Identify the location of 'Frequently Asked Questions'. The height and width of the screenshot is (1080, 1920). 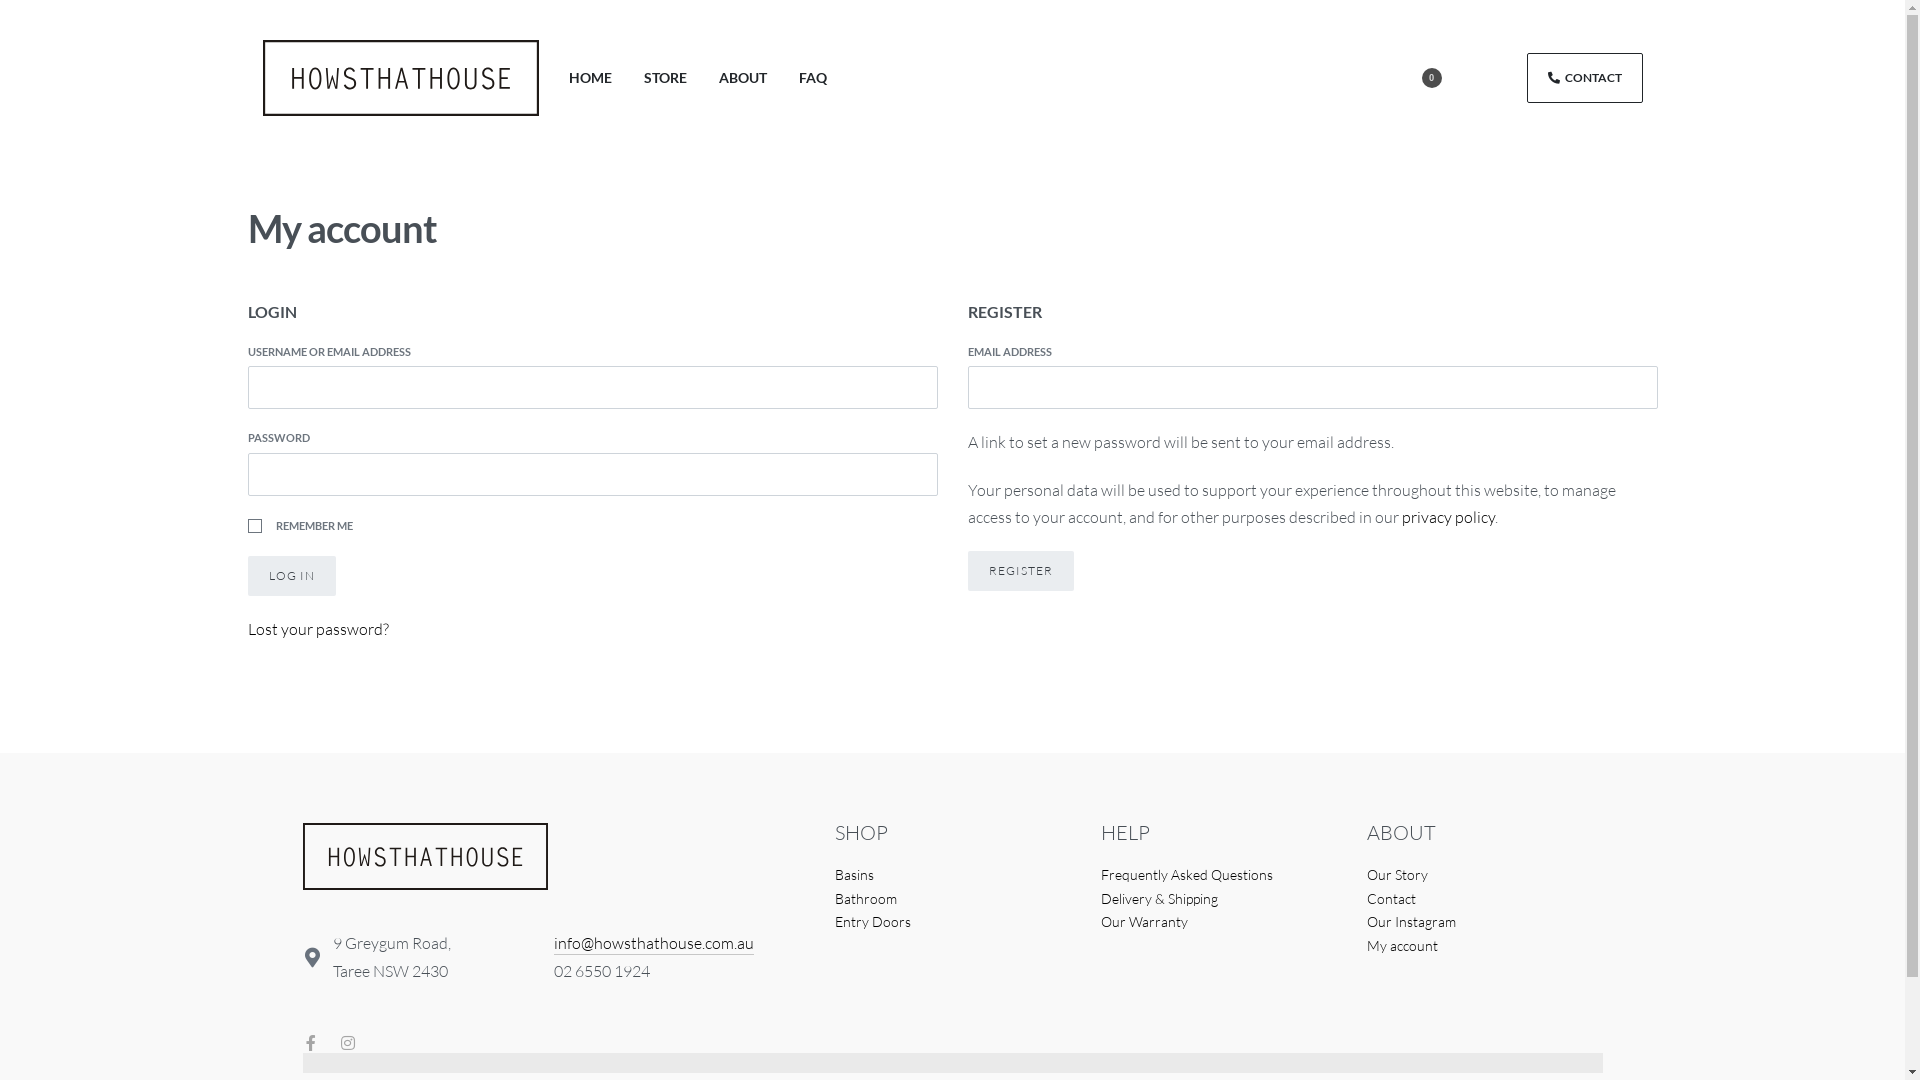
(1217, 874).